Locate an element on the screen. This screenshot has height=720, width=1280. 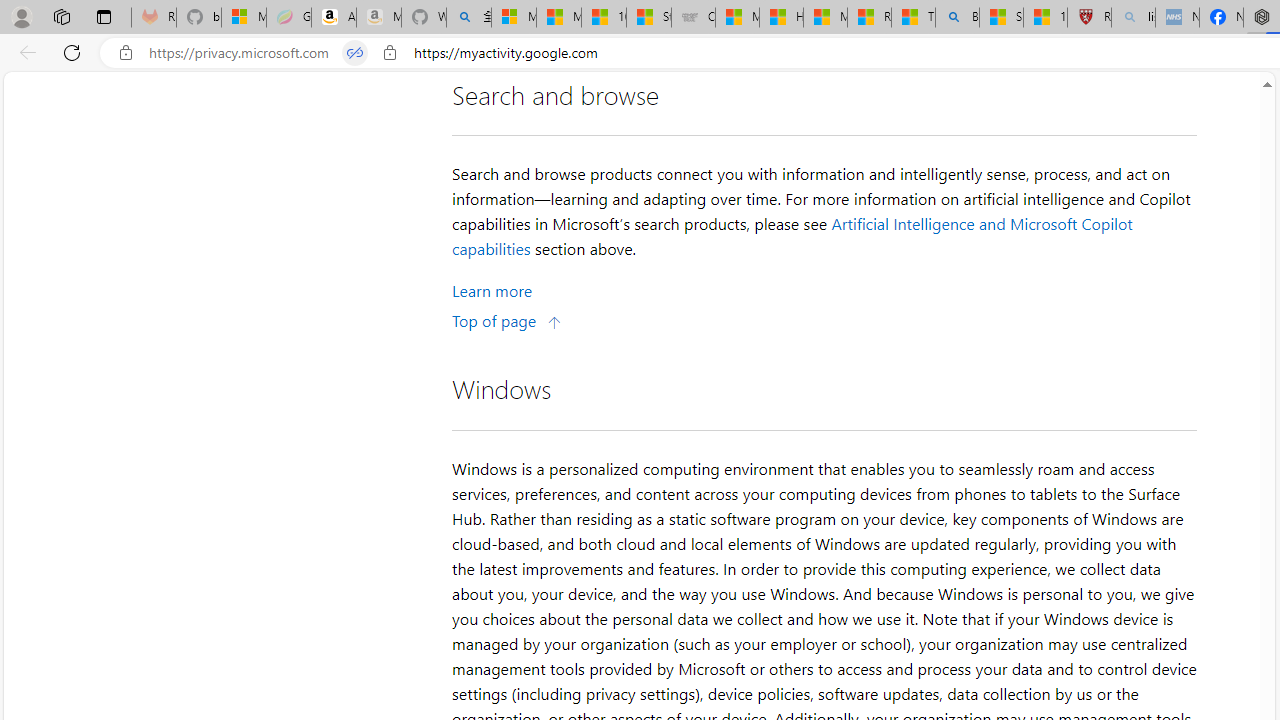
'Tabs in split screen' is located at coordinates (355, 52).